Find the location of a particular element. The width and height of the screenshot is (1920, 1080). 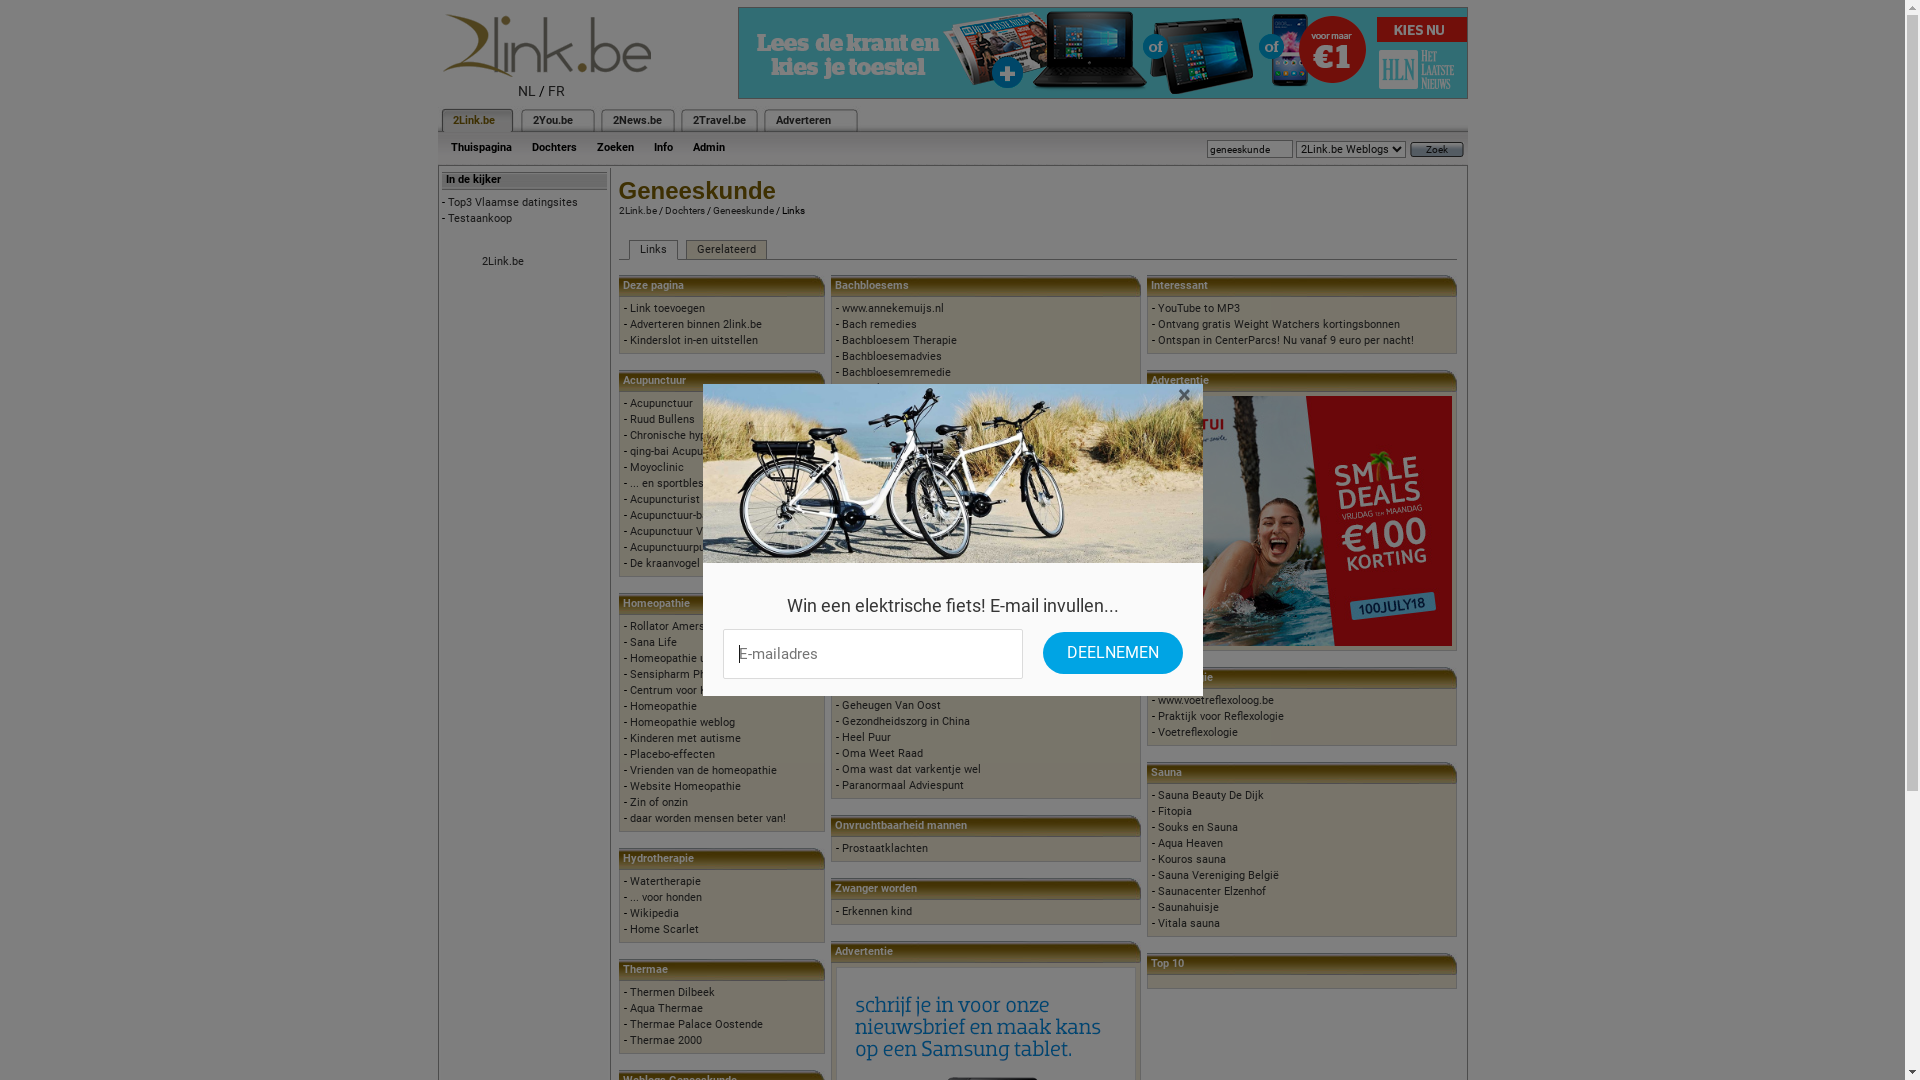

'qing-bai Acupunctuur' is located at coordinates (682, 451).